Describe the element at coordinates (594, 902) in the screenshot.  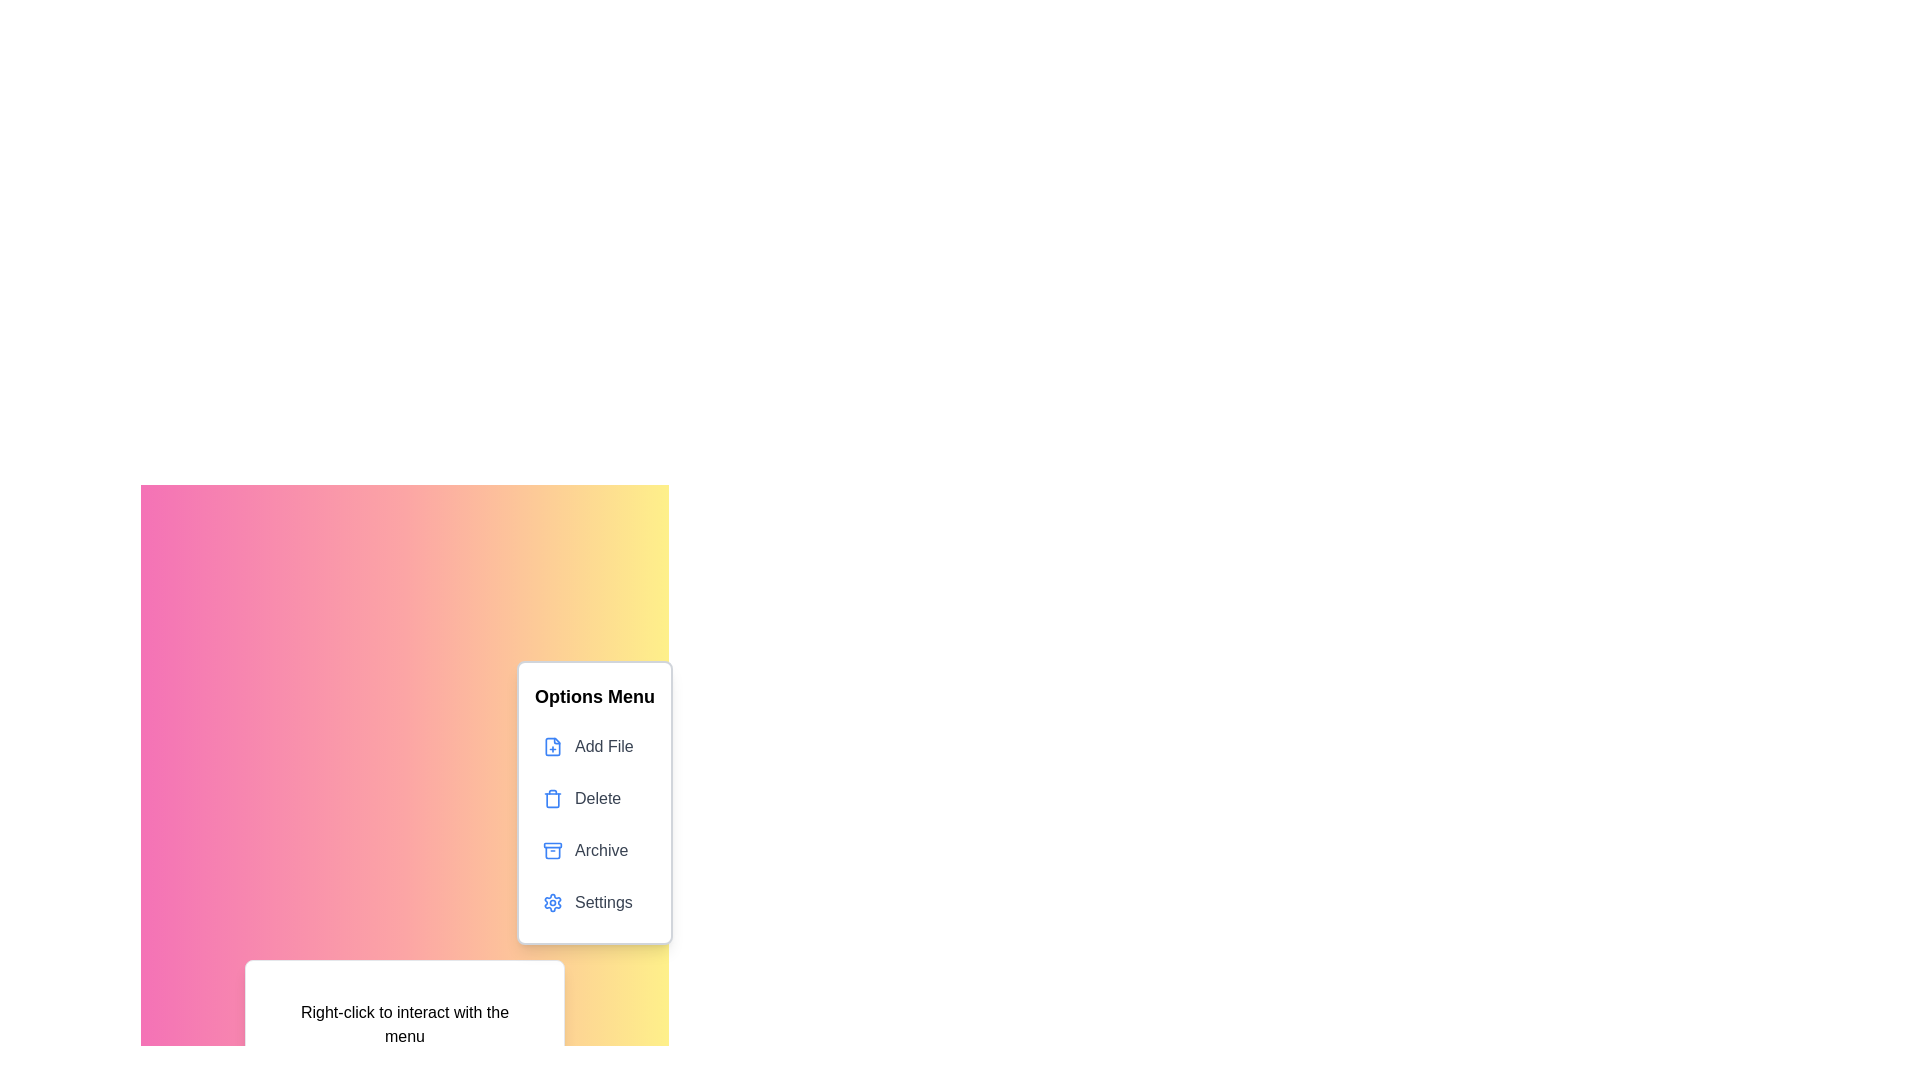
I see `the 'Settings' option in the context menu` at that location.